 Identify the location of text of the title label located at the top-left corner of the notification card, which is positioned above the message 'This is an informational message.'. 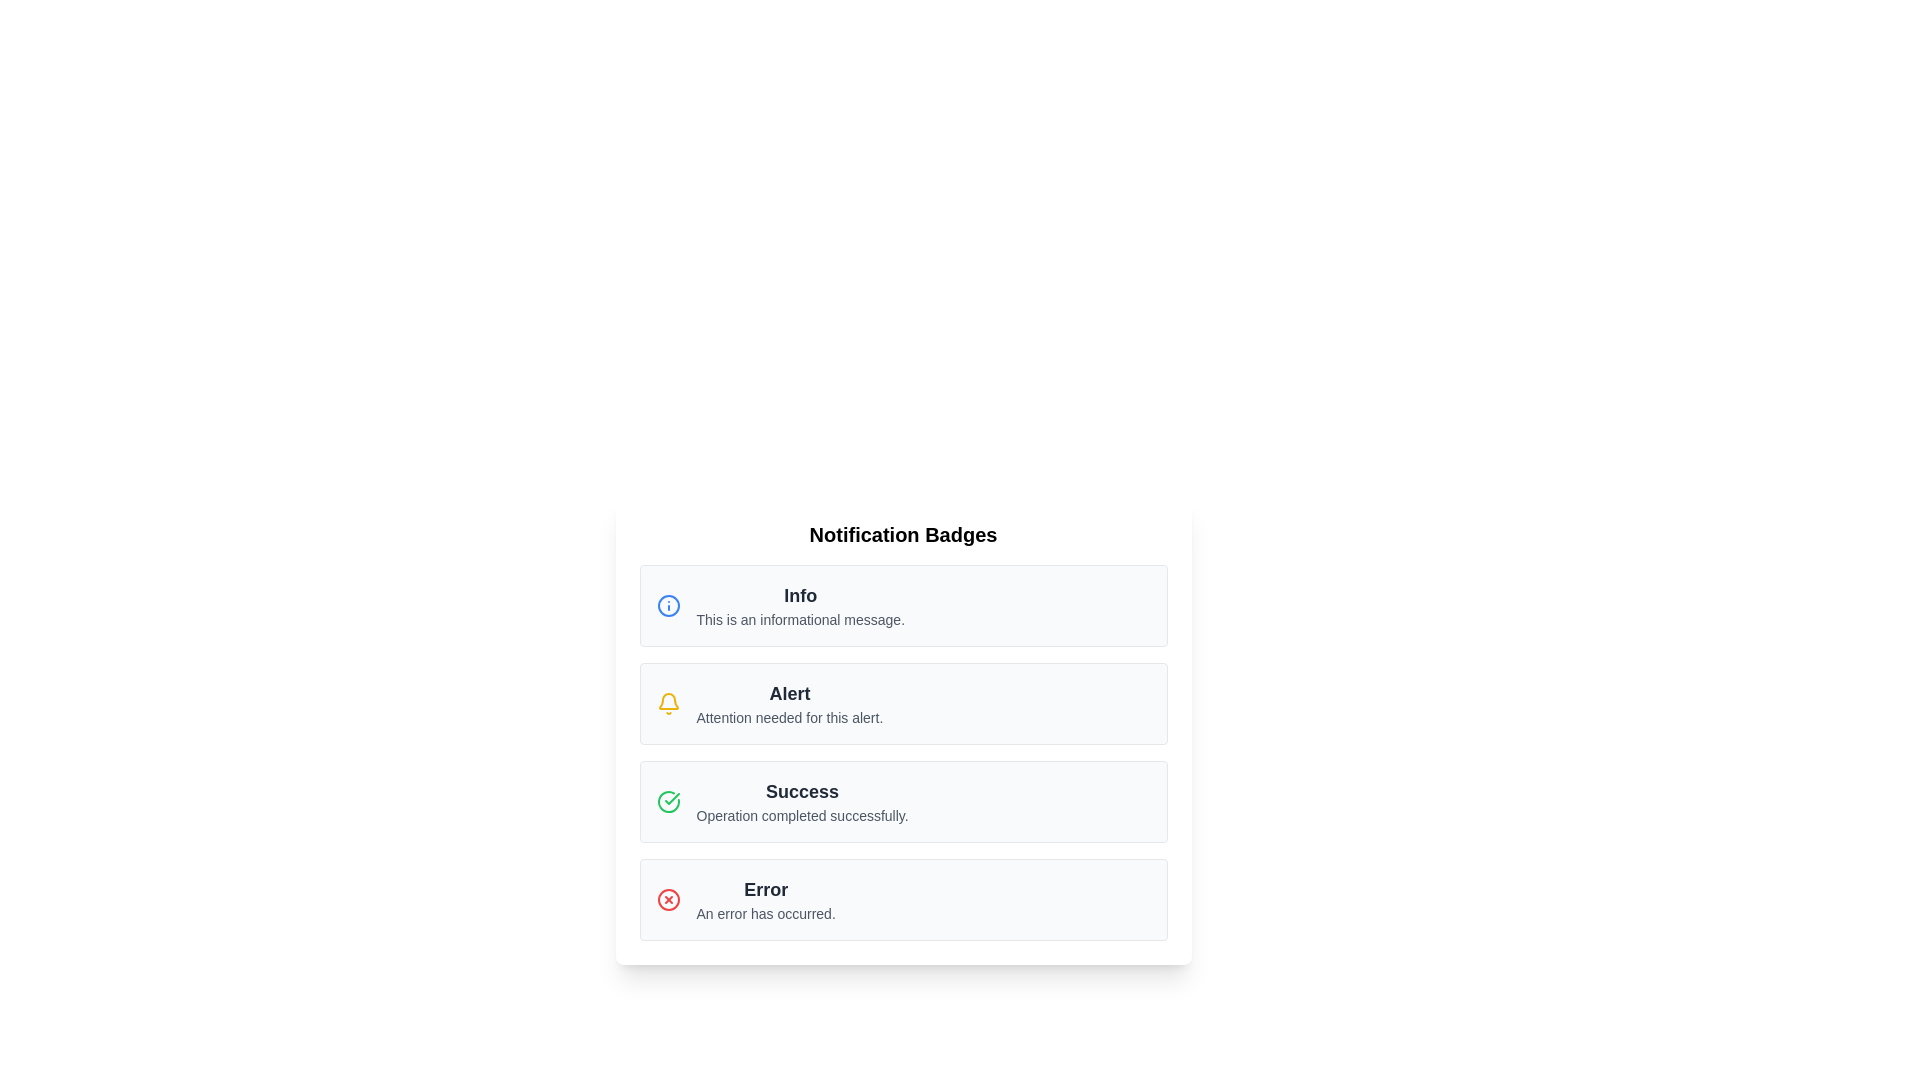
(800, 595).